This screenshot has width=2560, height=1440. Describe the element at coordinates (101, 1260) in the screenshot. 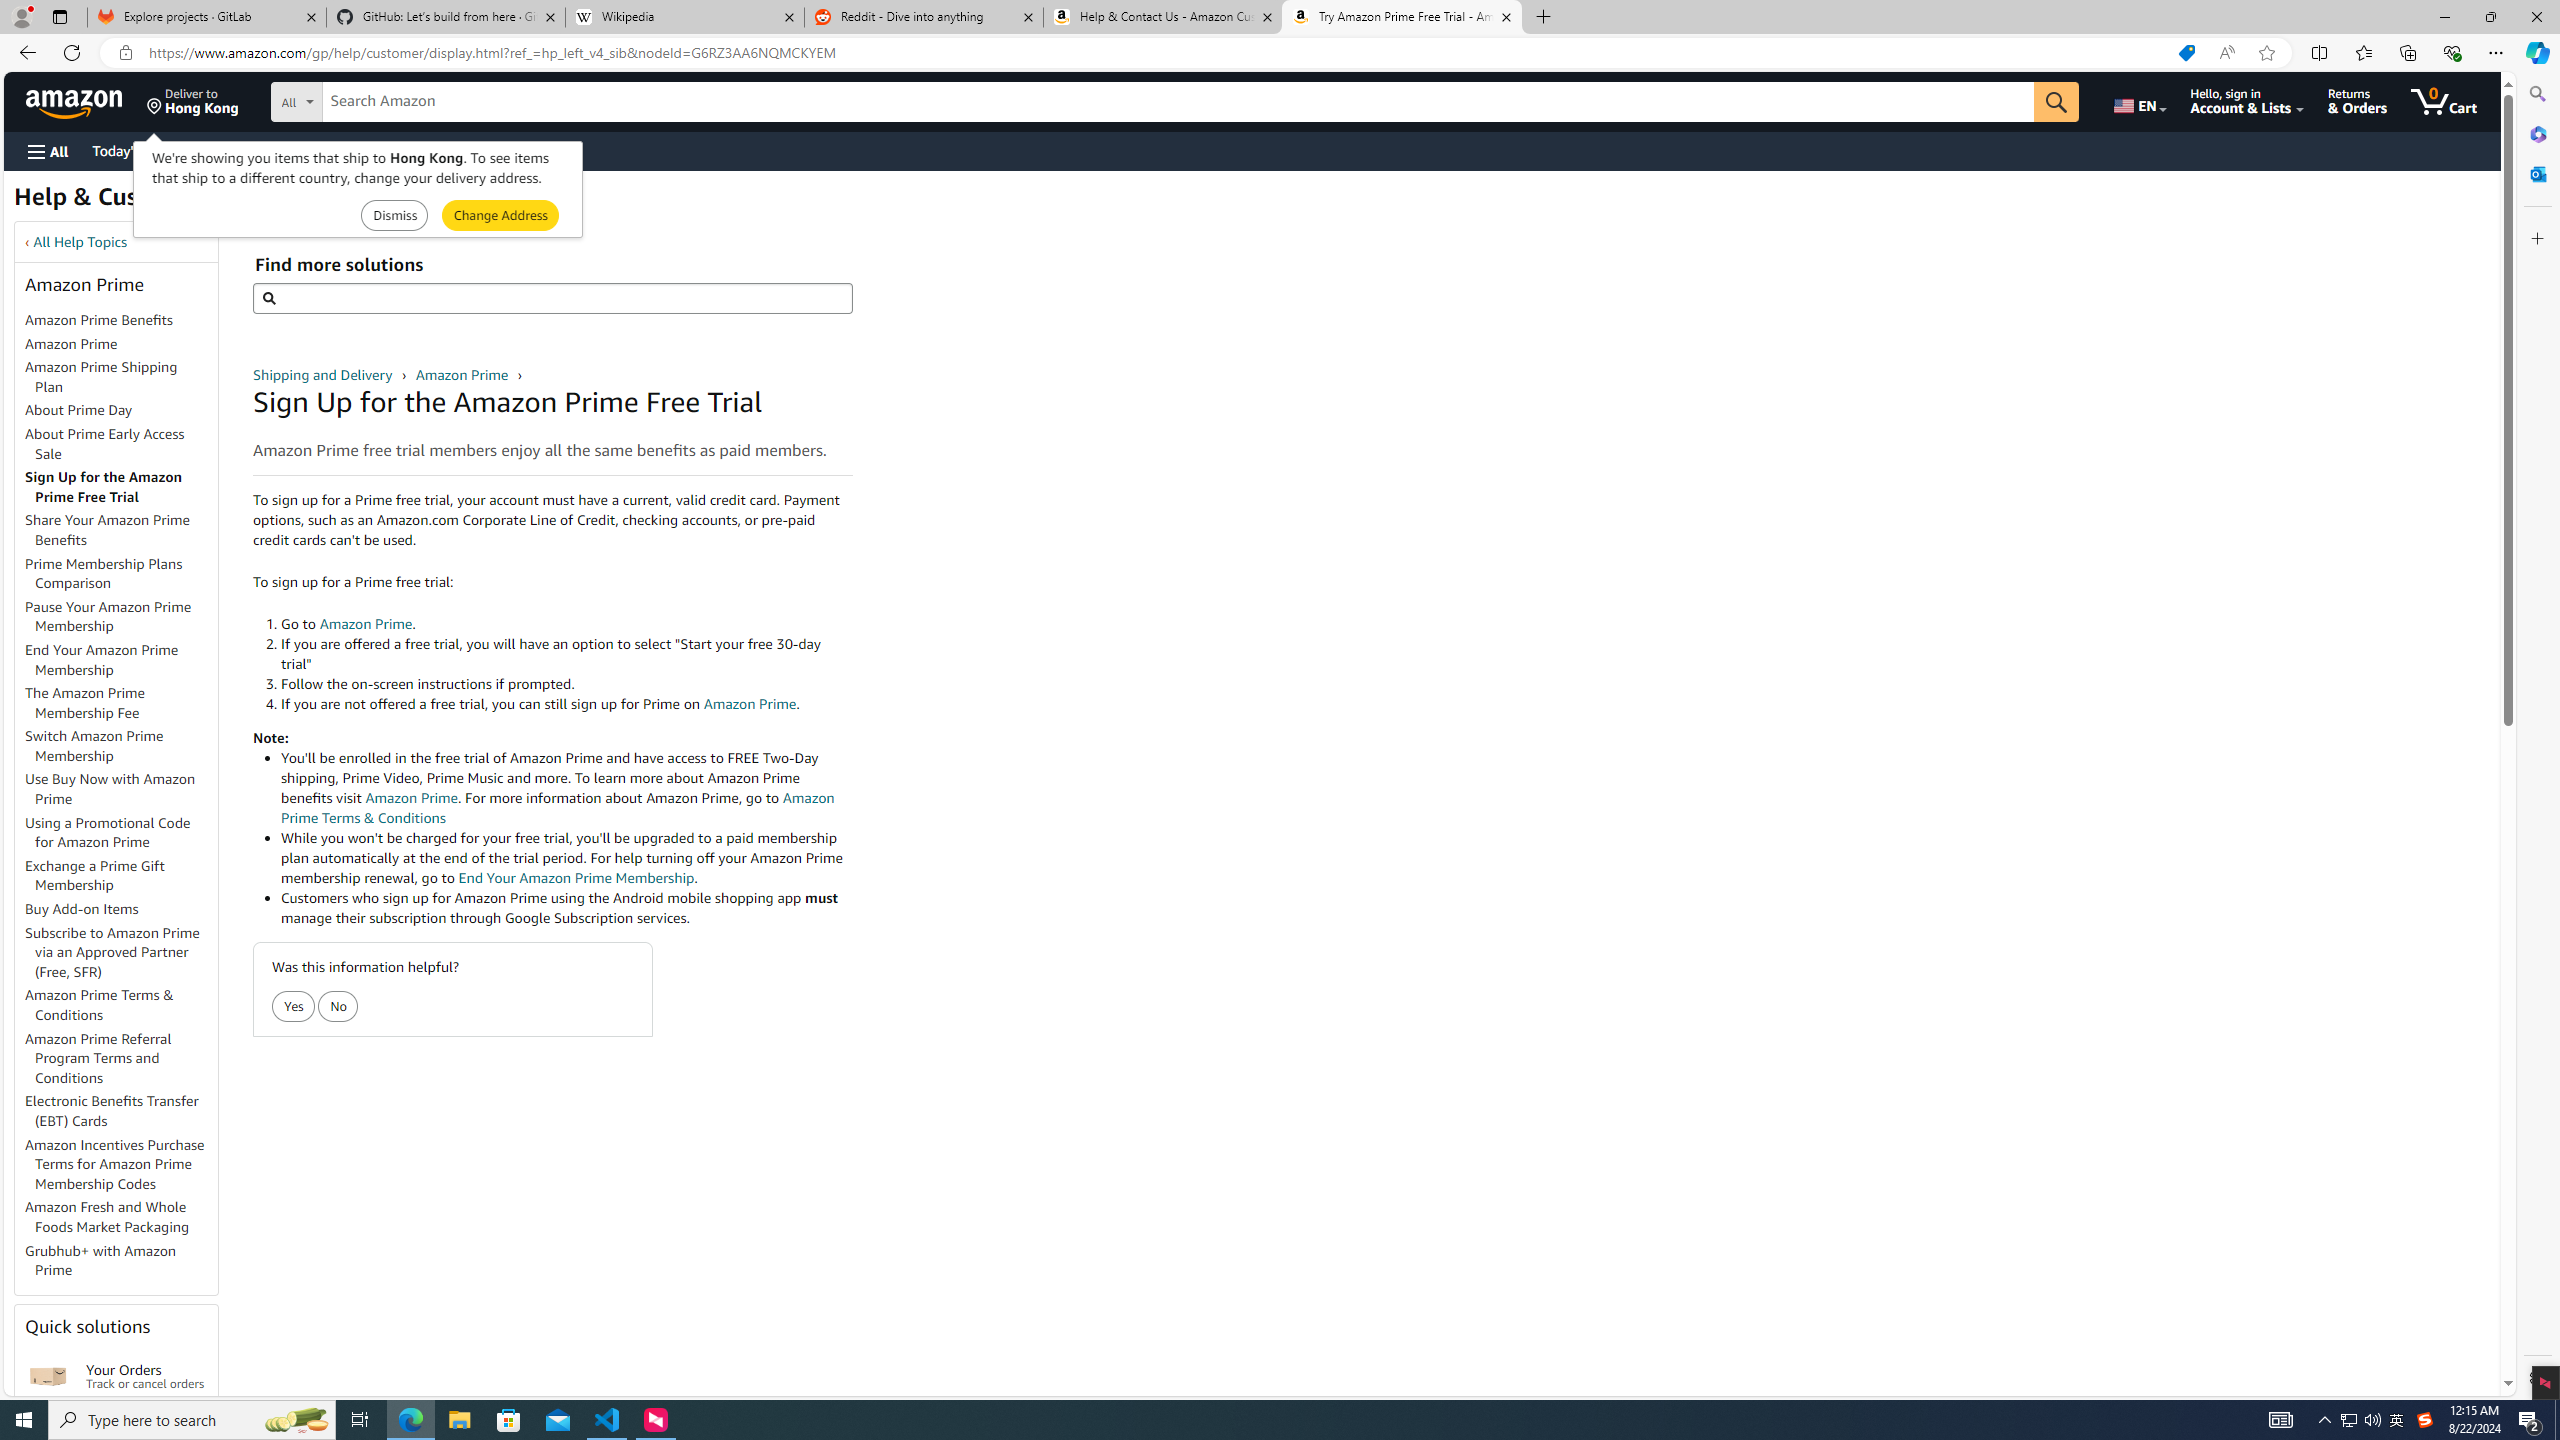

I see `'Grubhub+ with Amazon Prime'` at that location.